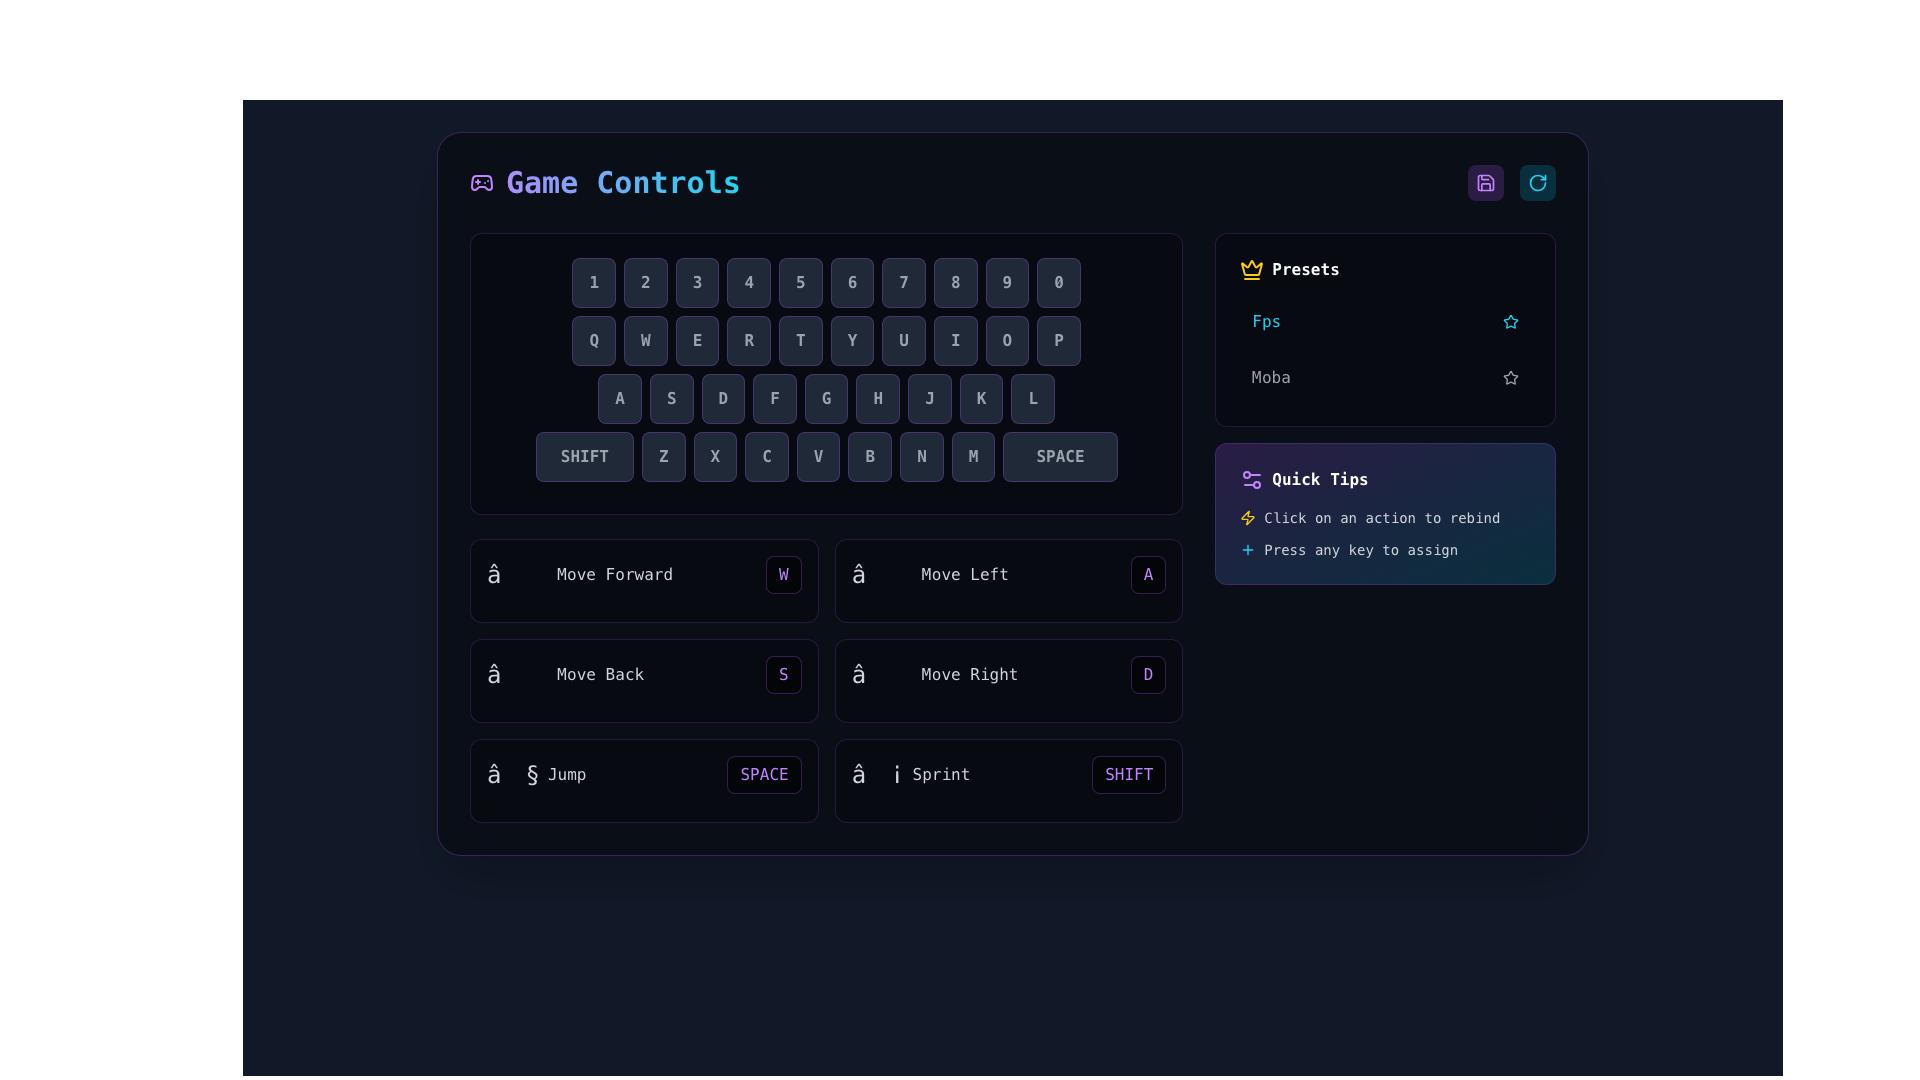 The image size is (1920, 1080). Describe the element at coordinates (1008, 680) in the screenshot. I see `the 'Move Right' control mapping indicator associated with the 'D' key in the lower-right section of the Interactive Control Mapping Panel` at that location.